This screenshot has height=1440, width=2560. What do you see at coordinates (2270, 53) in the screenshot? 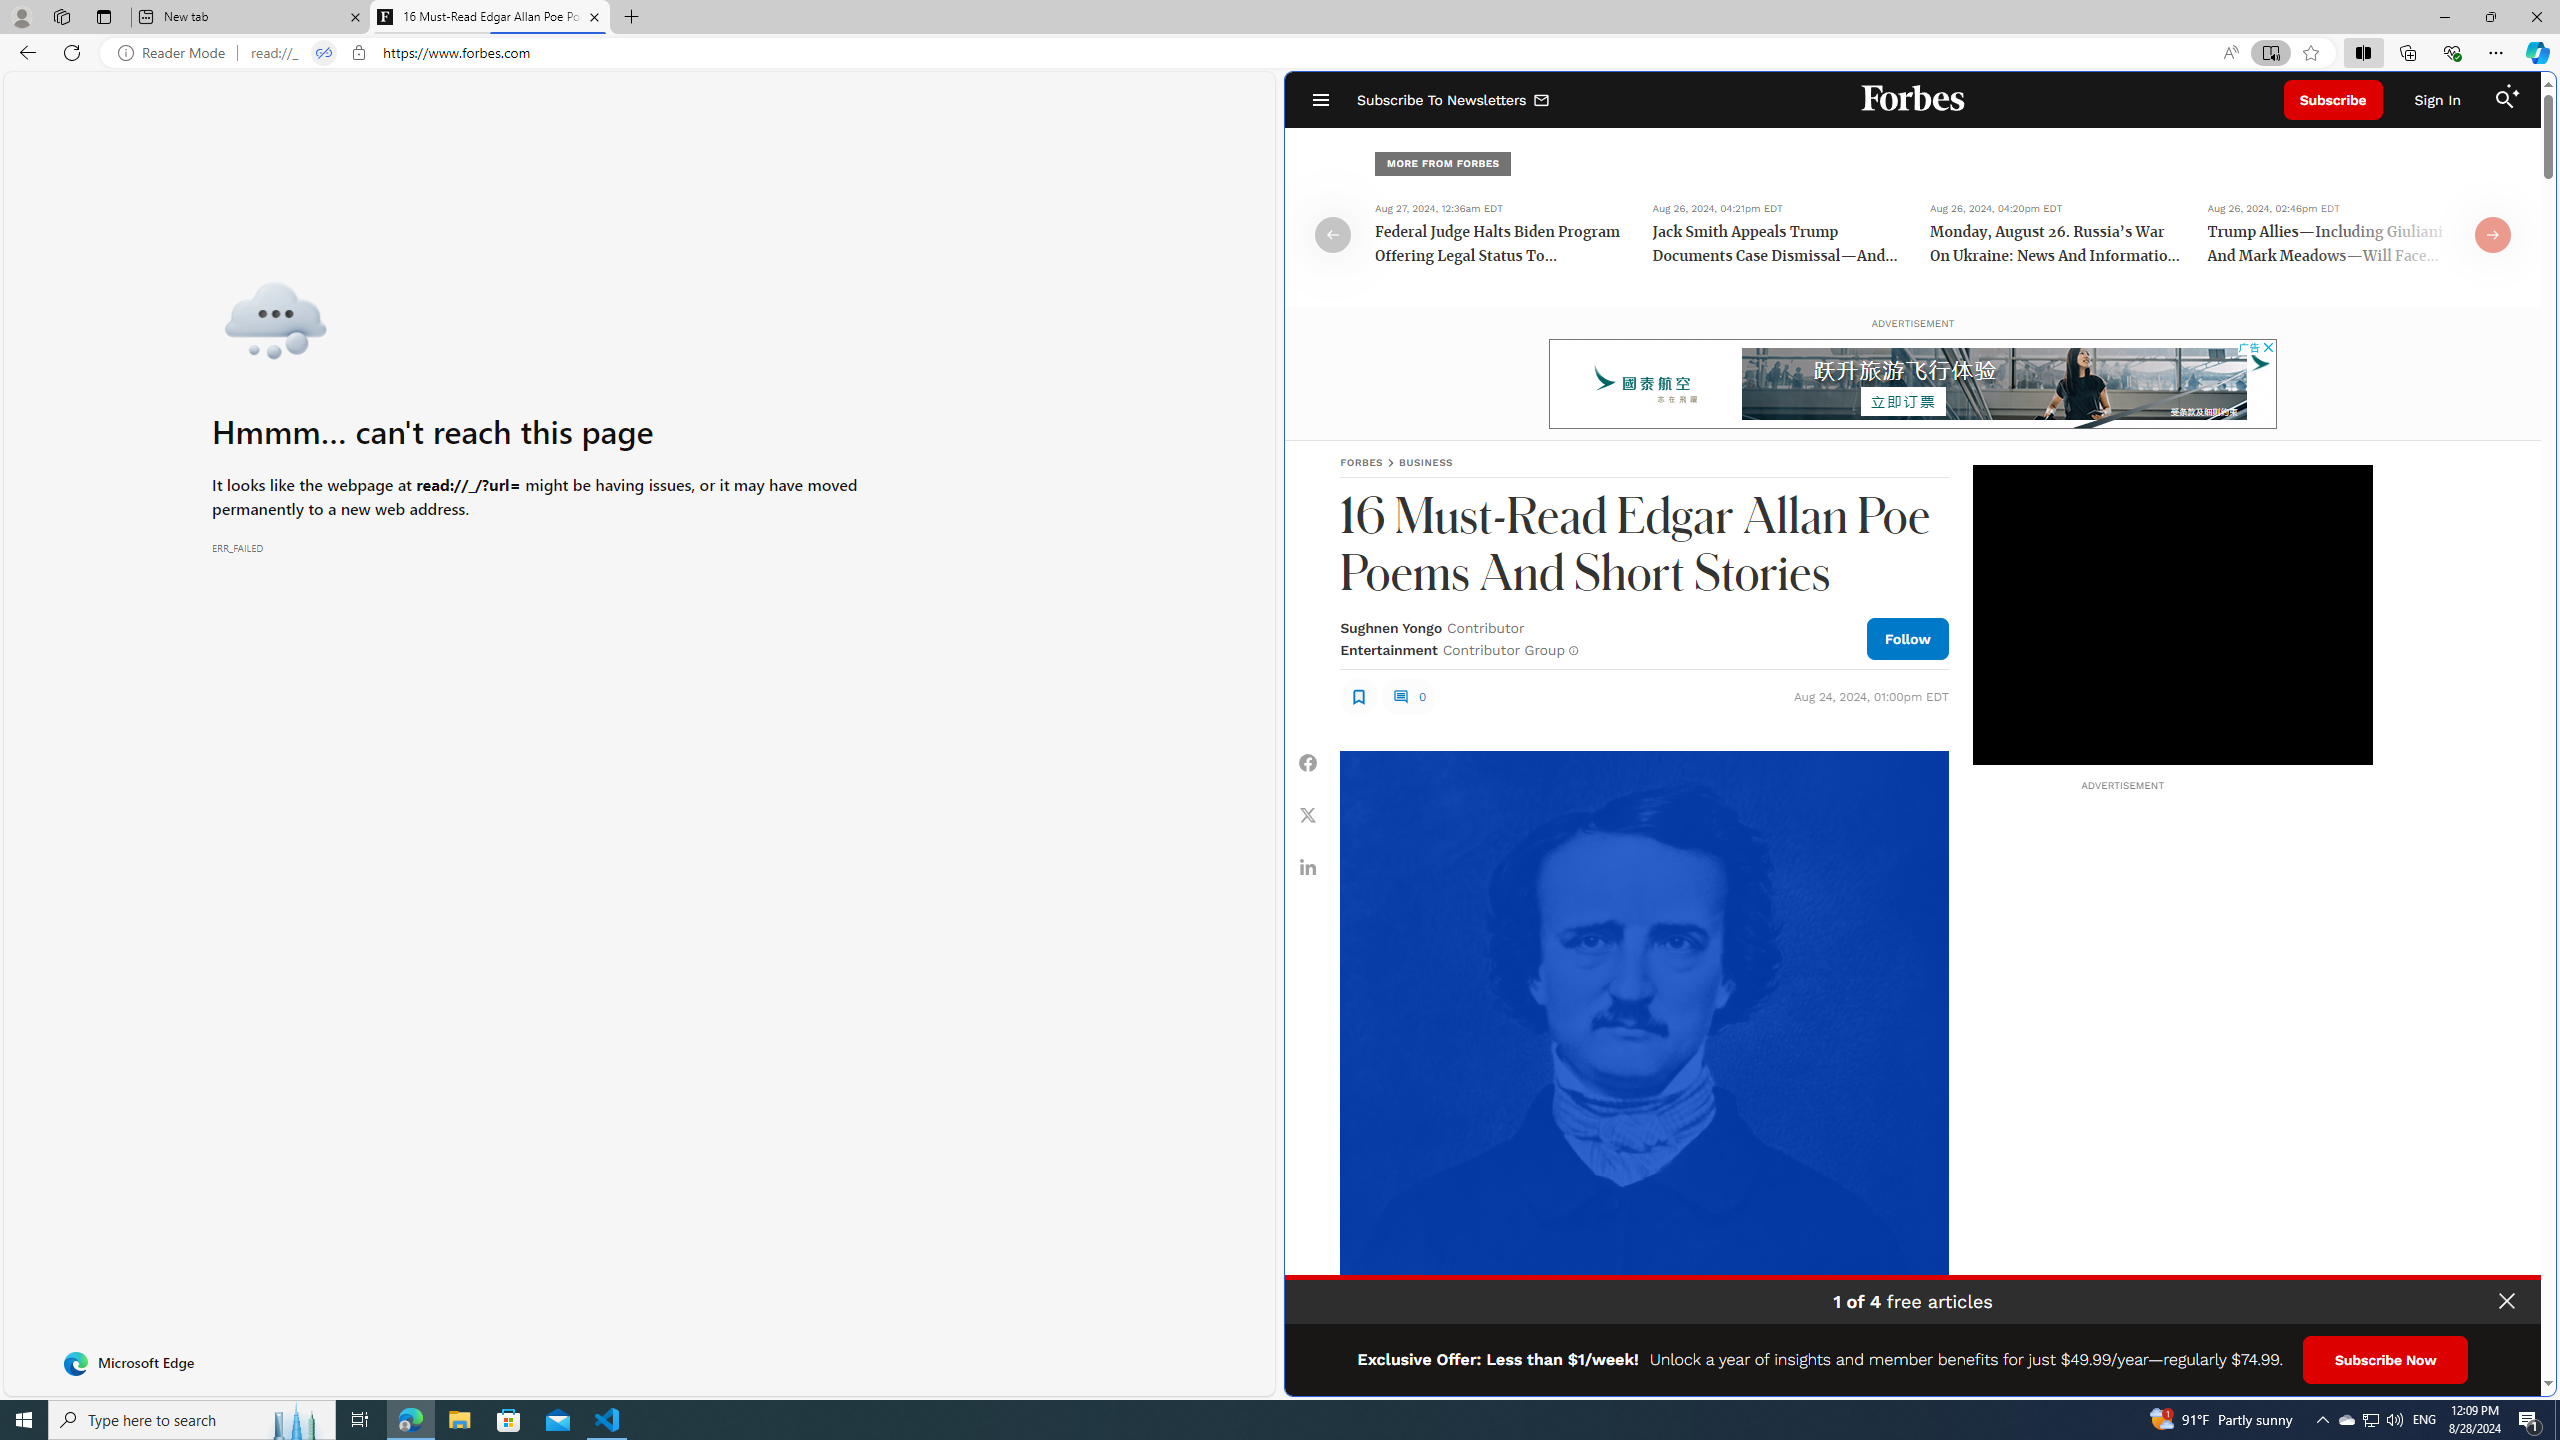
I see `'Enter Immersive Reader (F9)'` at bounding box center [2270, 53].